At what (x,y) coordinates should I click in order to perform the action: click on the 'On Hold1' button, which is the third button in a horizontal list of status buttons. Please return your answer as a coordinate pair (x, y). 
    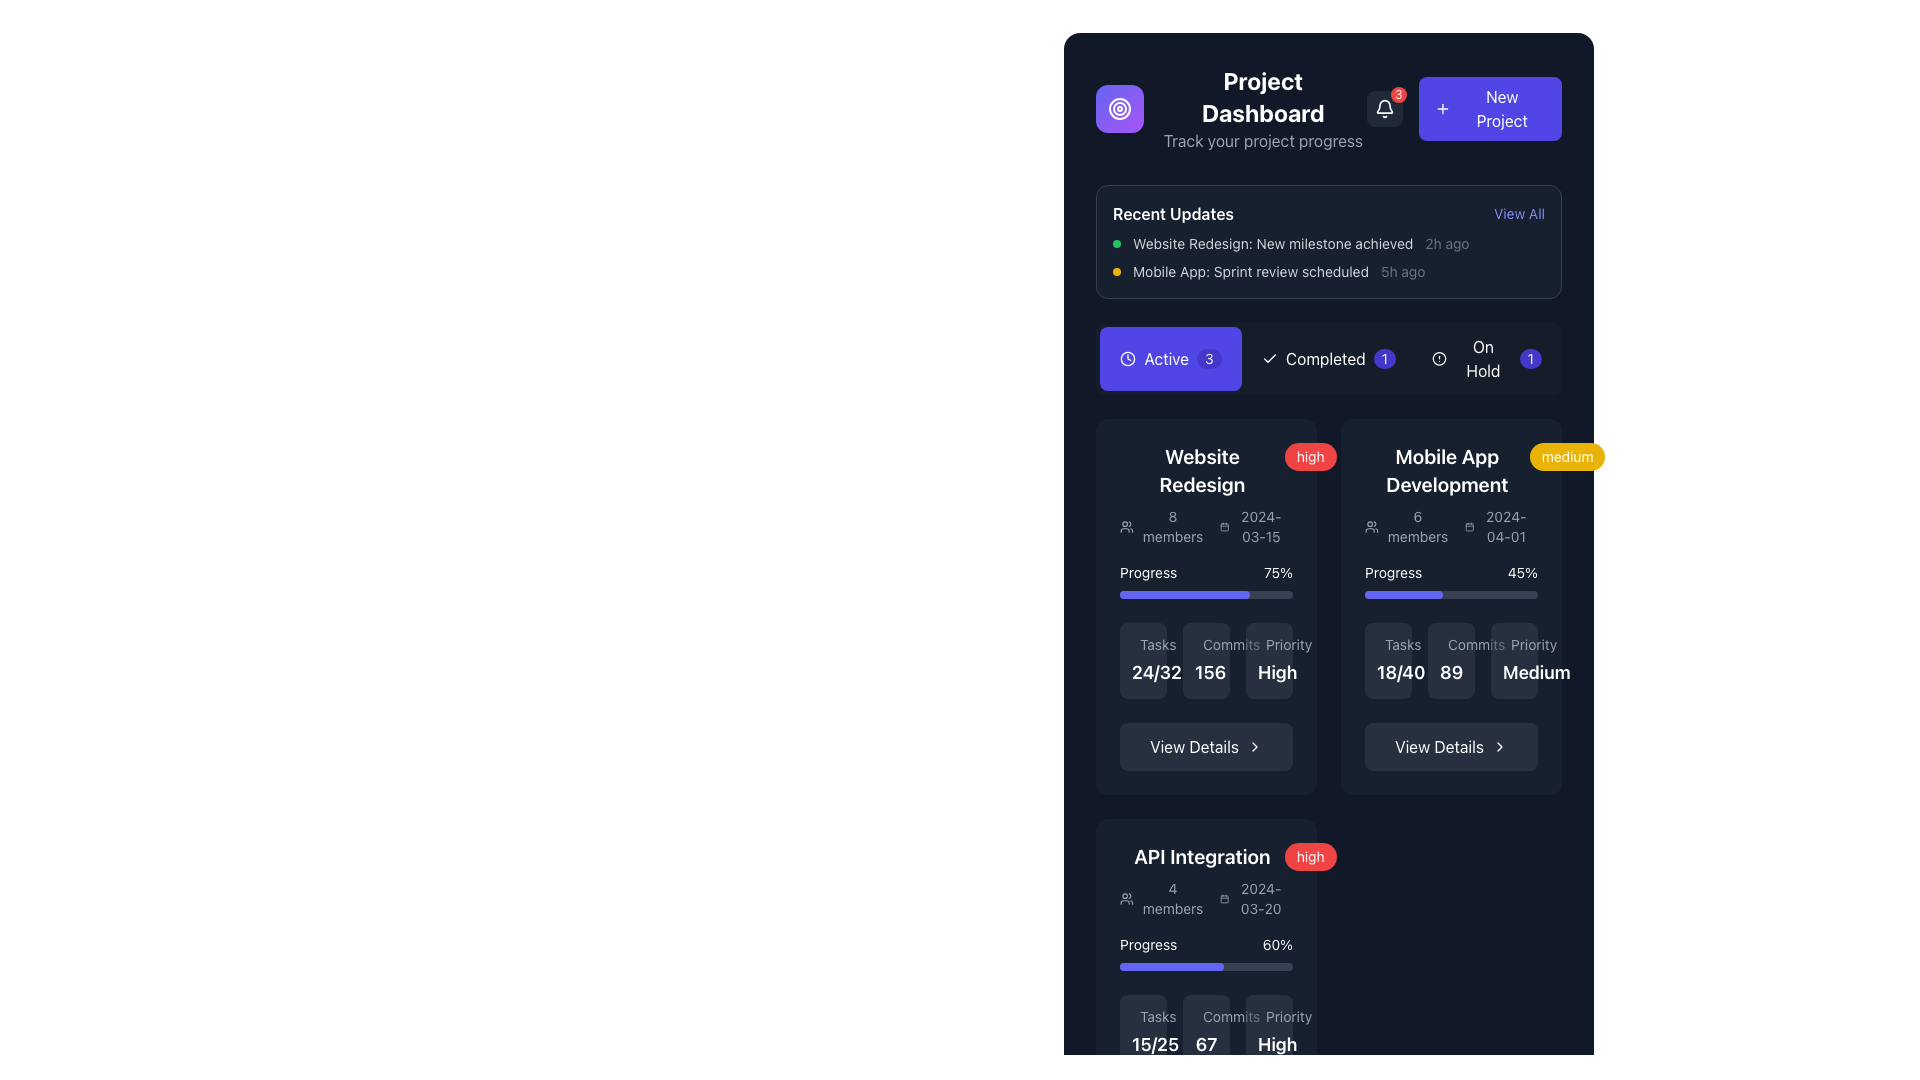
    Looking at the image, I should click on (1487, 357).